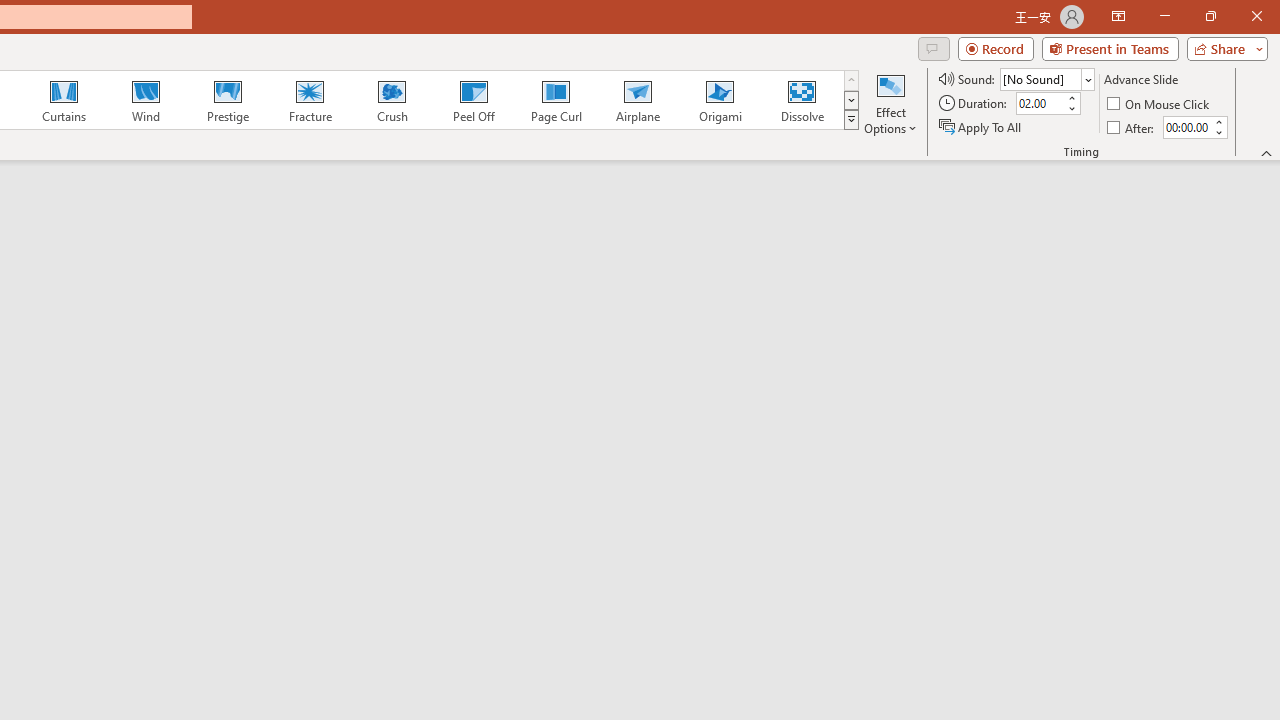 Image resolution: width=1280 pixels, height=720 pixels. Describe the element at coordinates (308, 100) in the screenshot. I see `'Fracture'` at that location.